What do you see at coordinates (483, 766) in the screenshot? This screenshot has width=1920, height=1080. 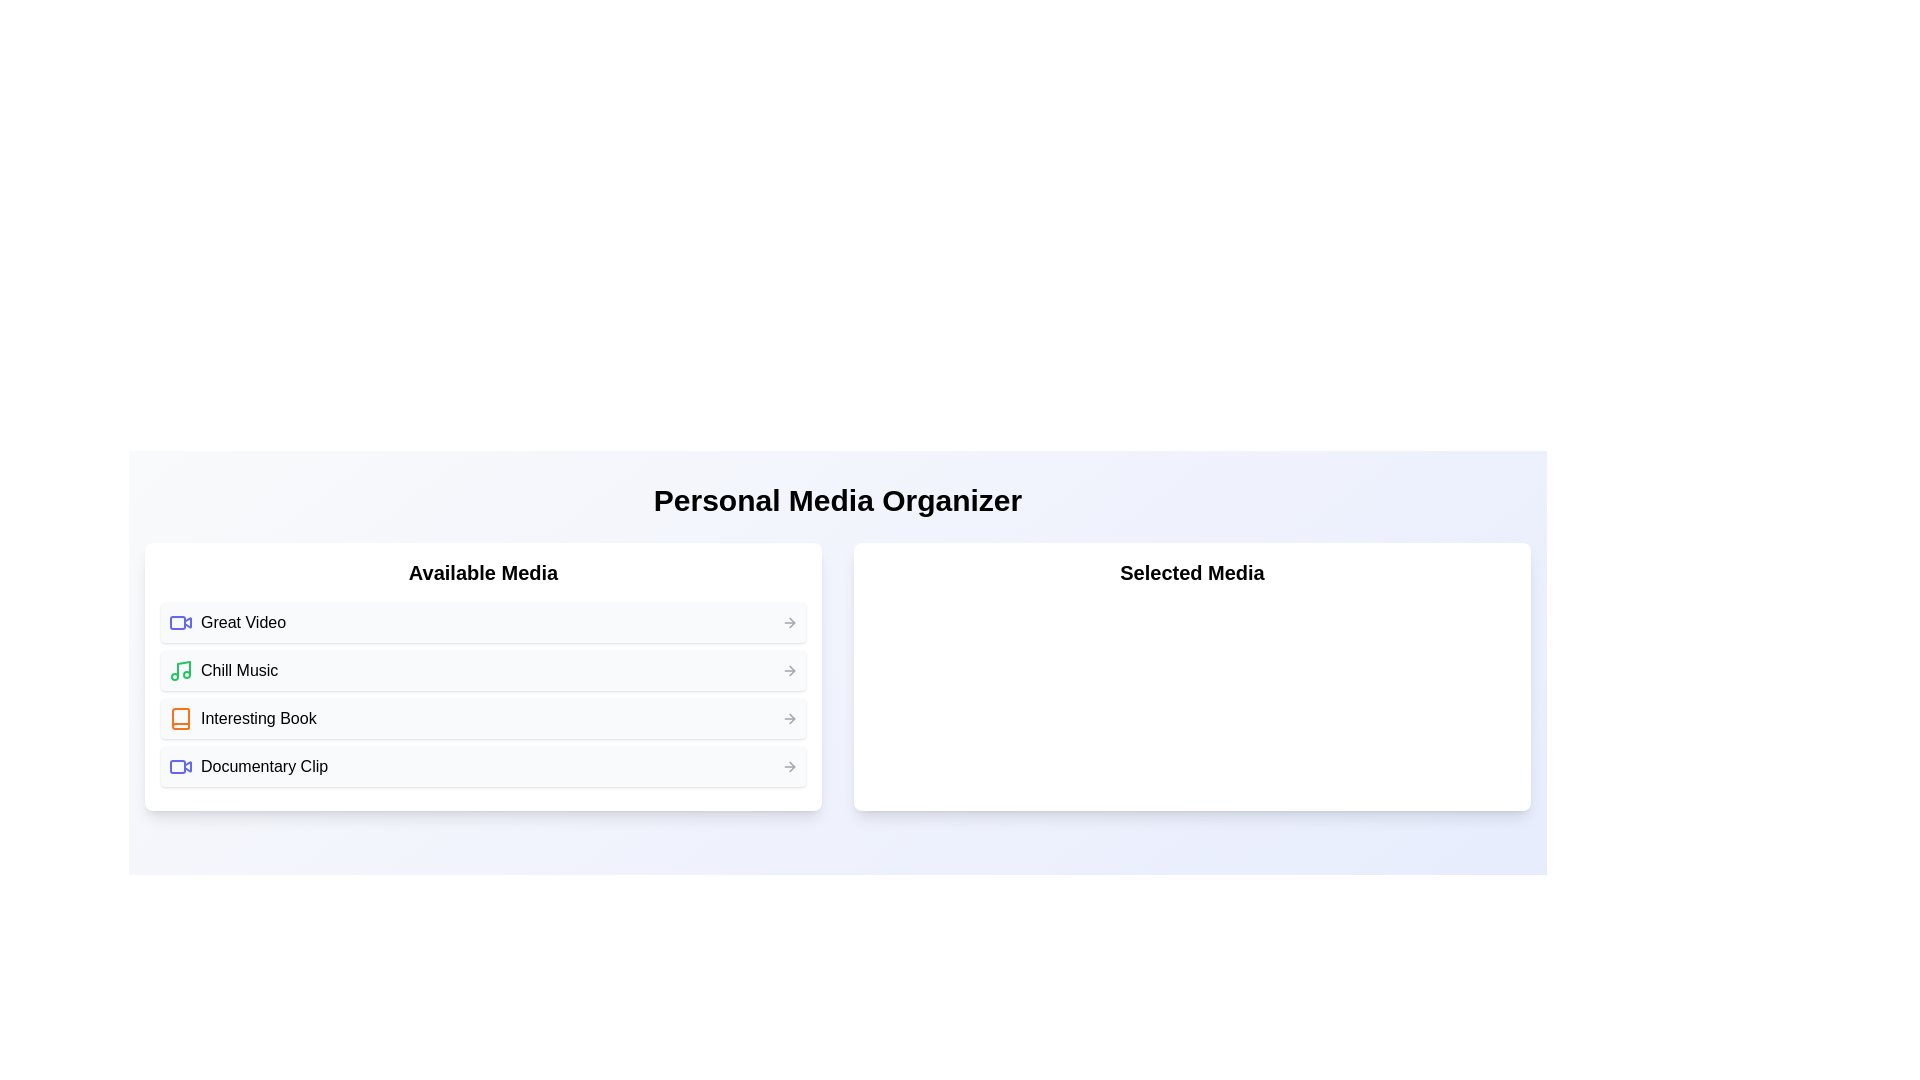 I see `the 'Documentary Clip' button, which is the fourth item in the vertical list under 'Available Media'` at bounding box center [483, 766].